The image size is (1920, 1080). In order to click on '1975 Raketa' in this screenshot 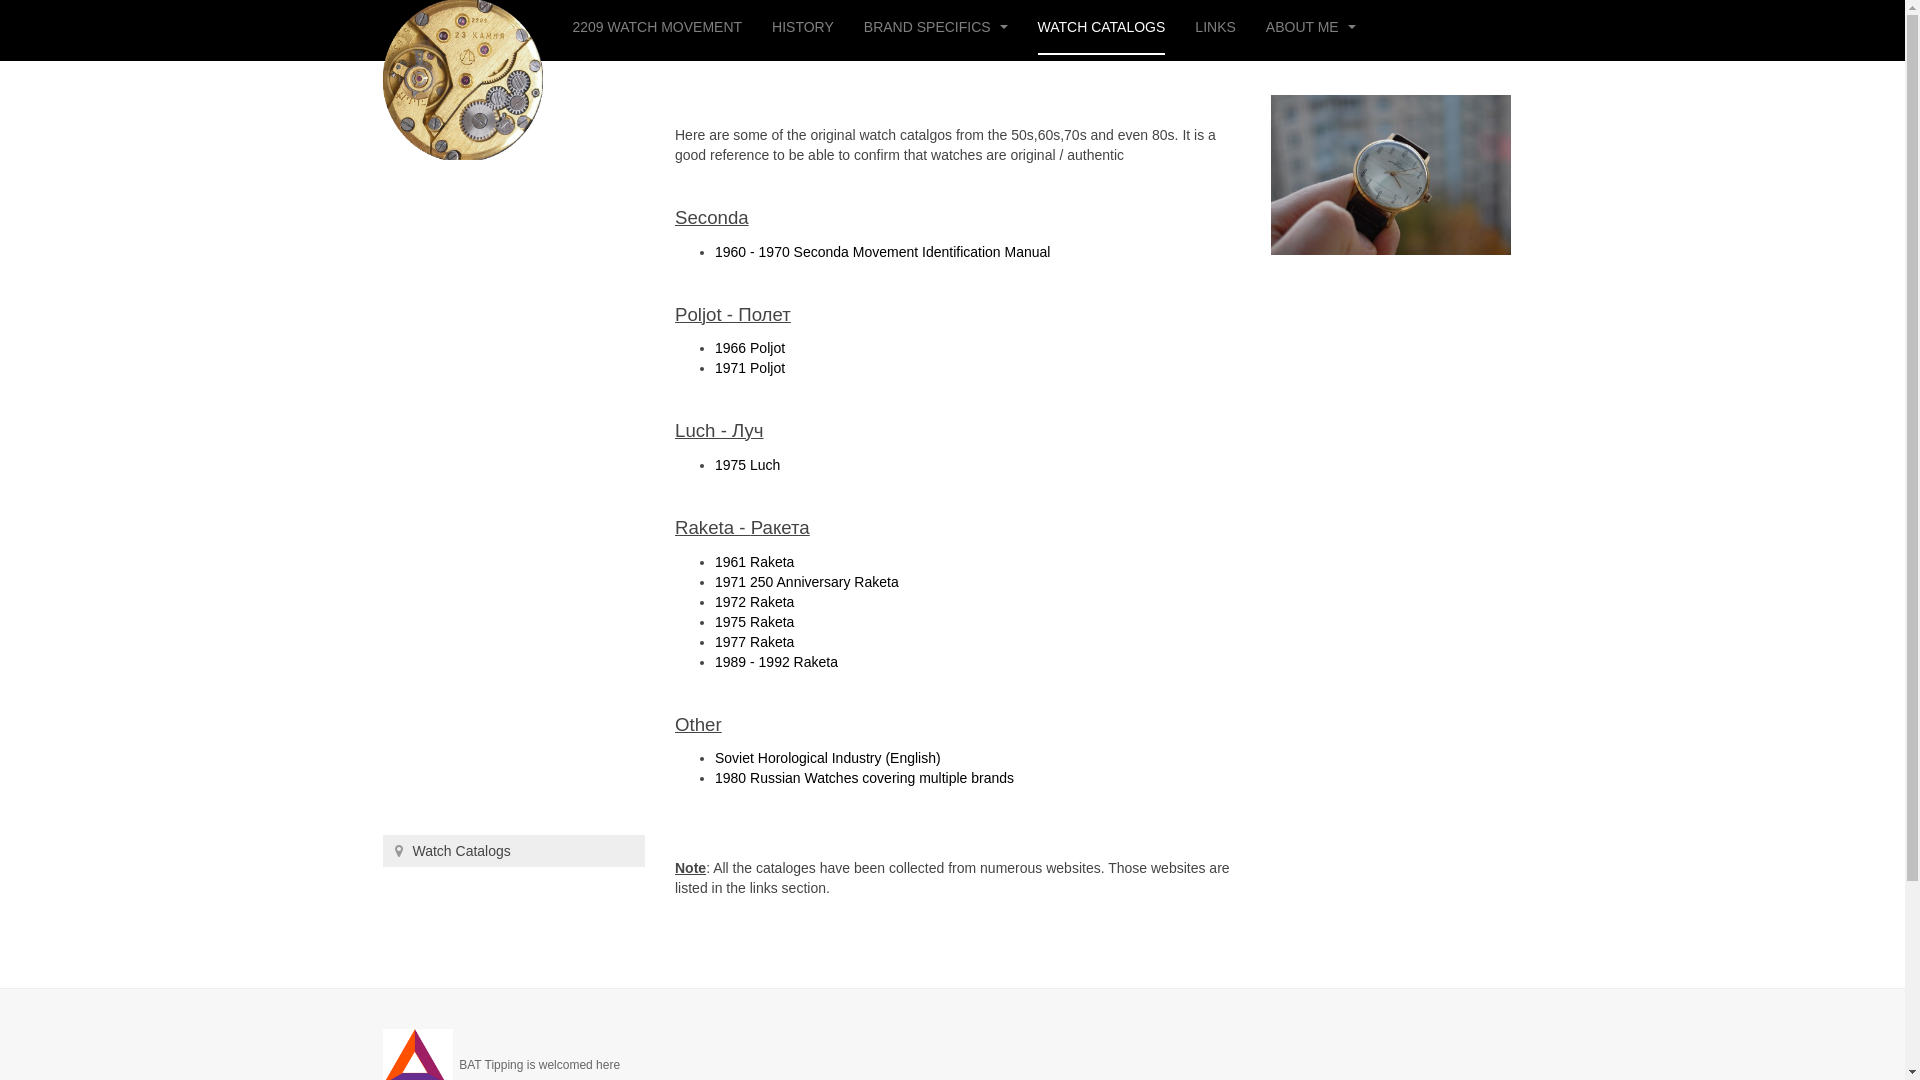, I will do `click(753, 620)`.